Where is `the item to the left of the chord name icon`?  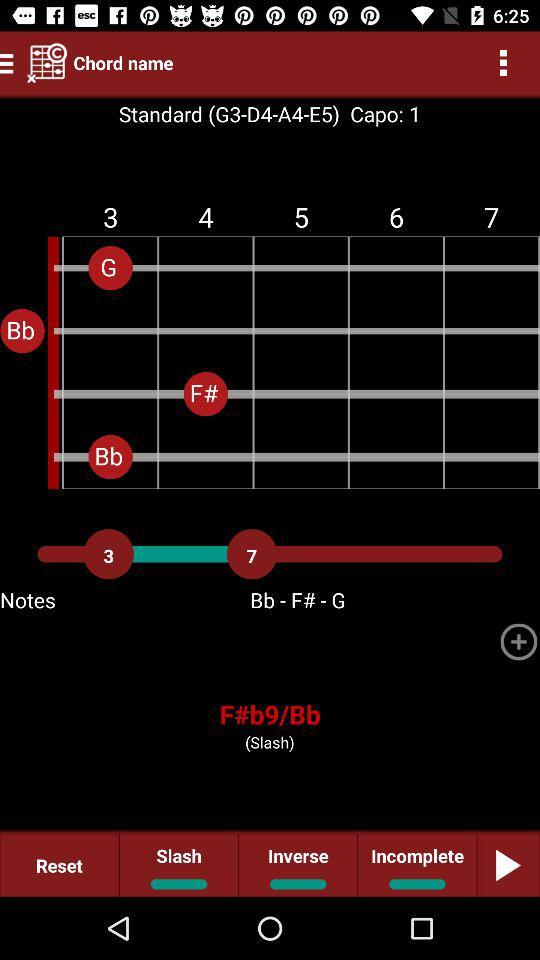
the item to the left of the chord name icon is located at coordinates (47, 62).